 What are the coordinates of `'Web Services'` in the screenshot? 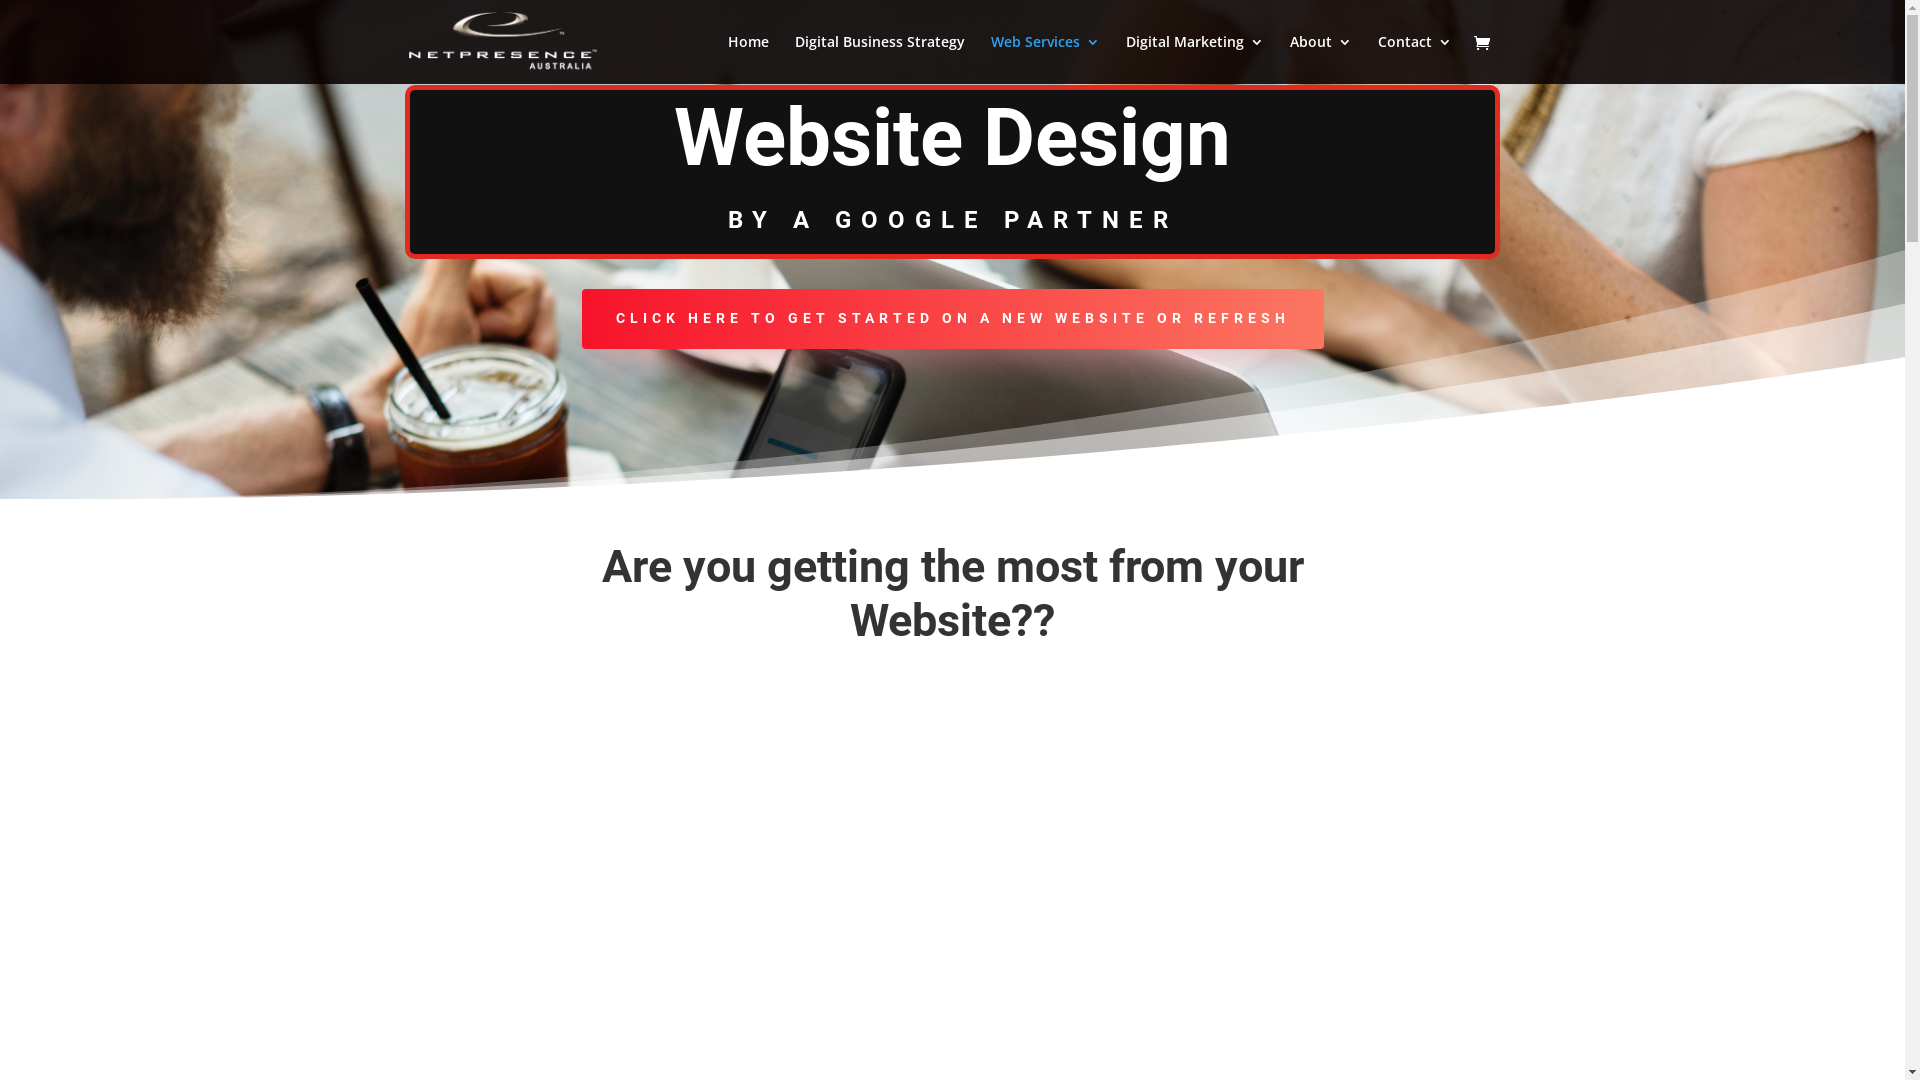 It's located at (1044, 58).